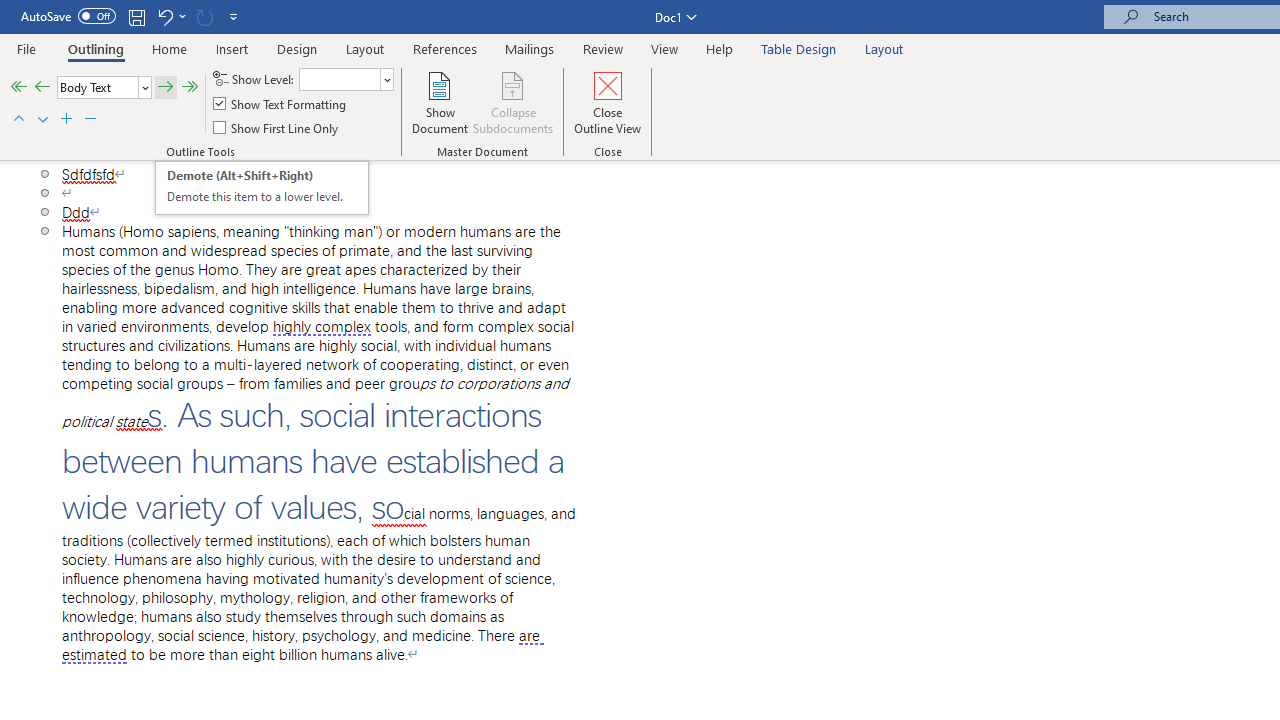 The height and width of the screenshot is (720, 1280). What do you see at coordinates (607, 103) in the screenshot?
I see `'Close Outline View'` at bounding box center [607, 103].